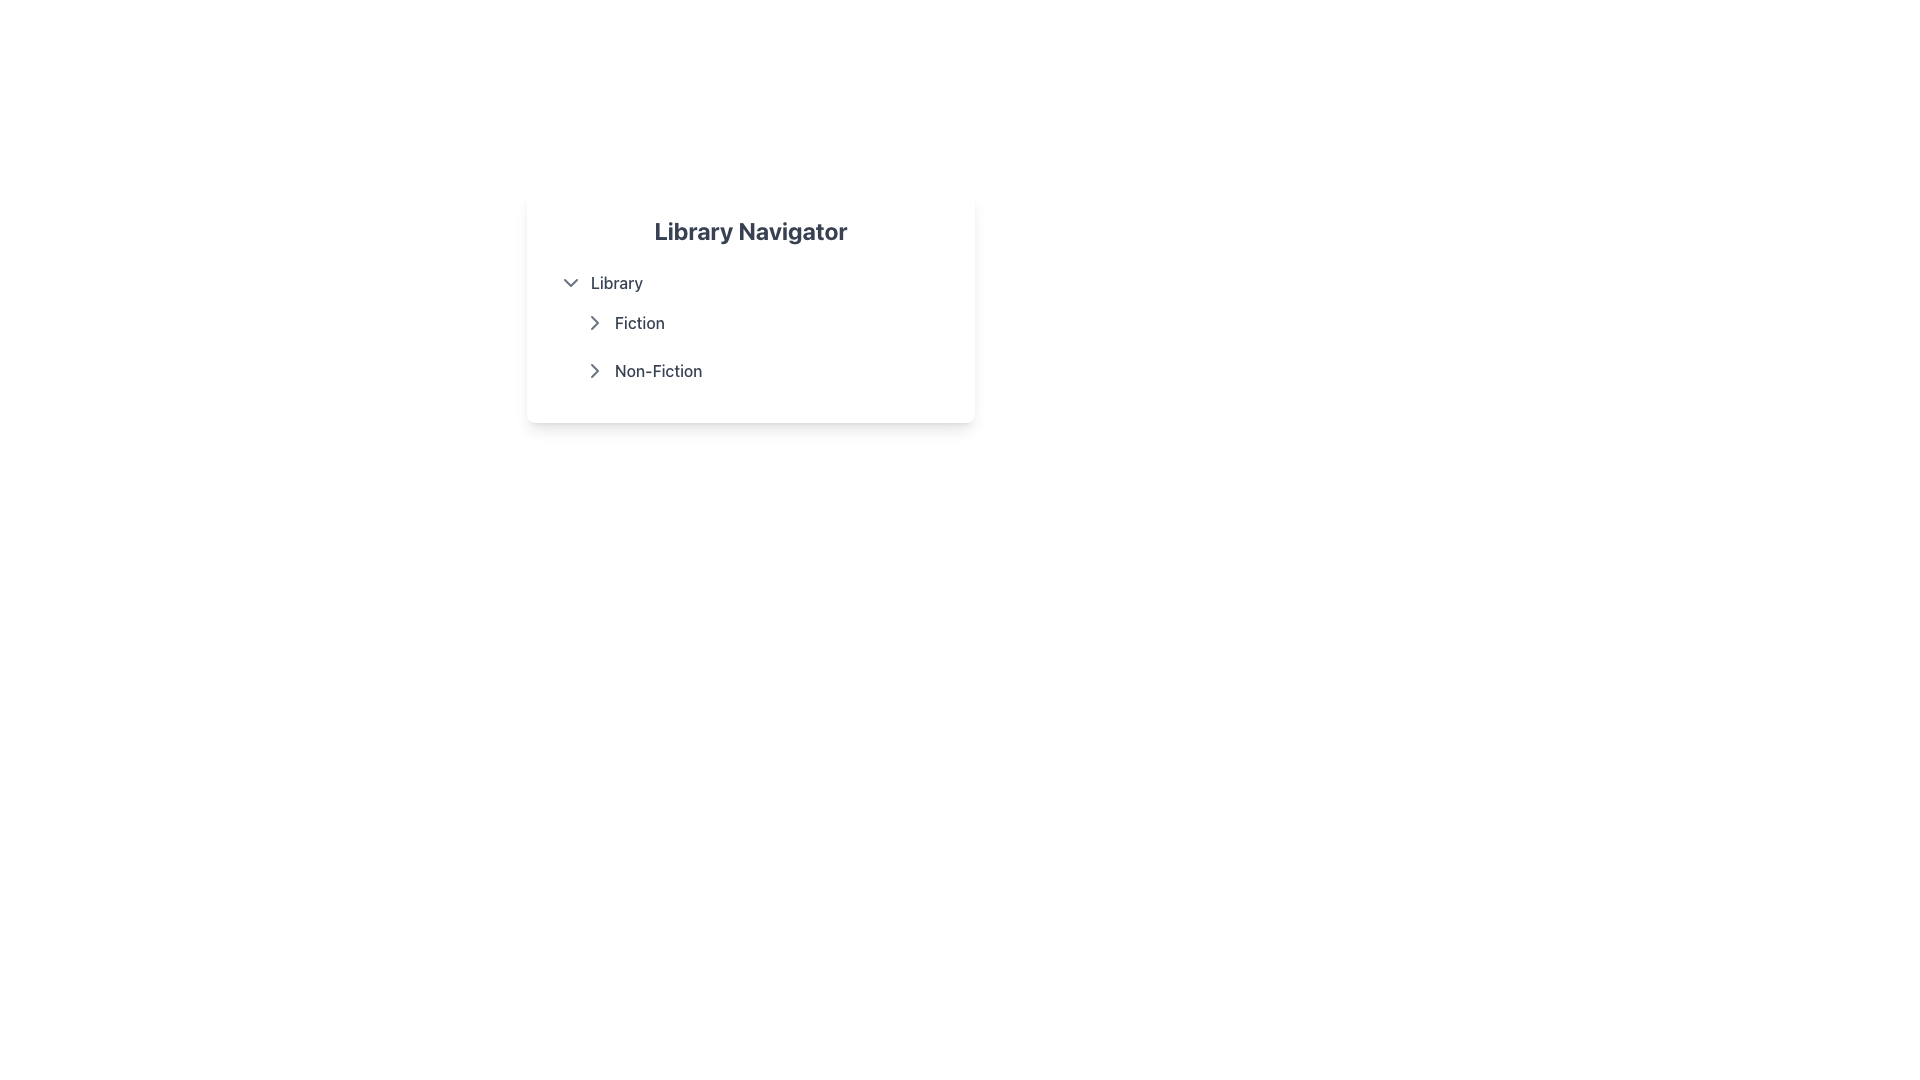 The height and width of the screenshot is (1080, 1920). I want to click on the individual list entries in the navigation panel located under the 'Library Navigator' title, so click(749, 307).